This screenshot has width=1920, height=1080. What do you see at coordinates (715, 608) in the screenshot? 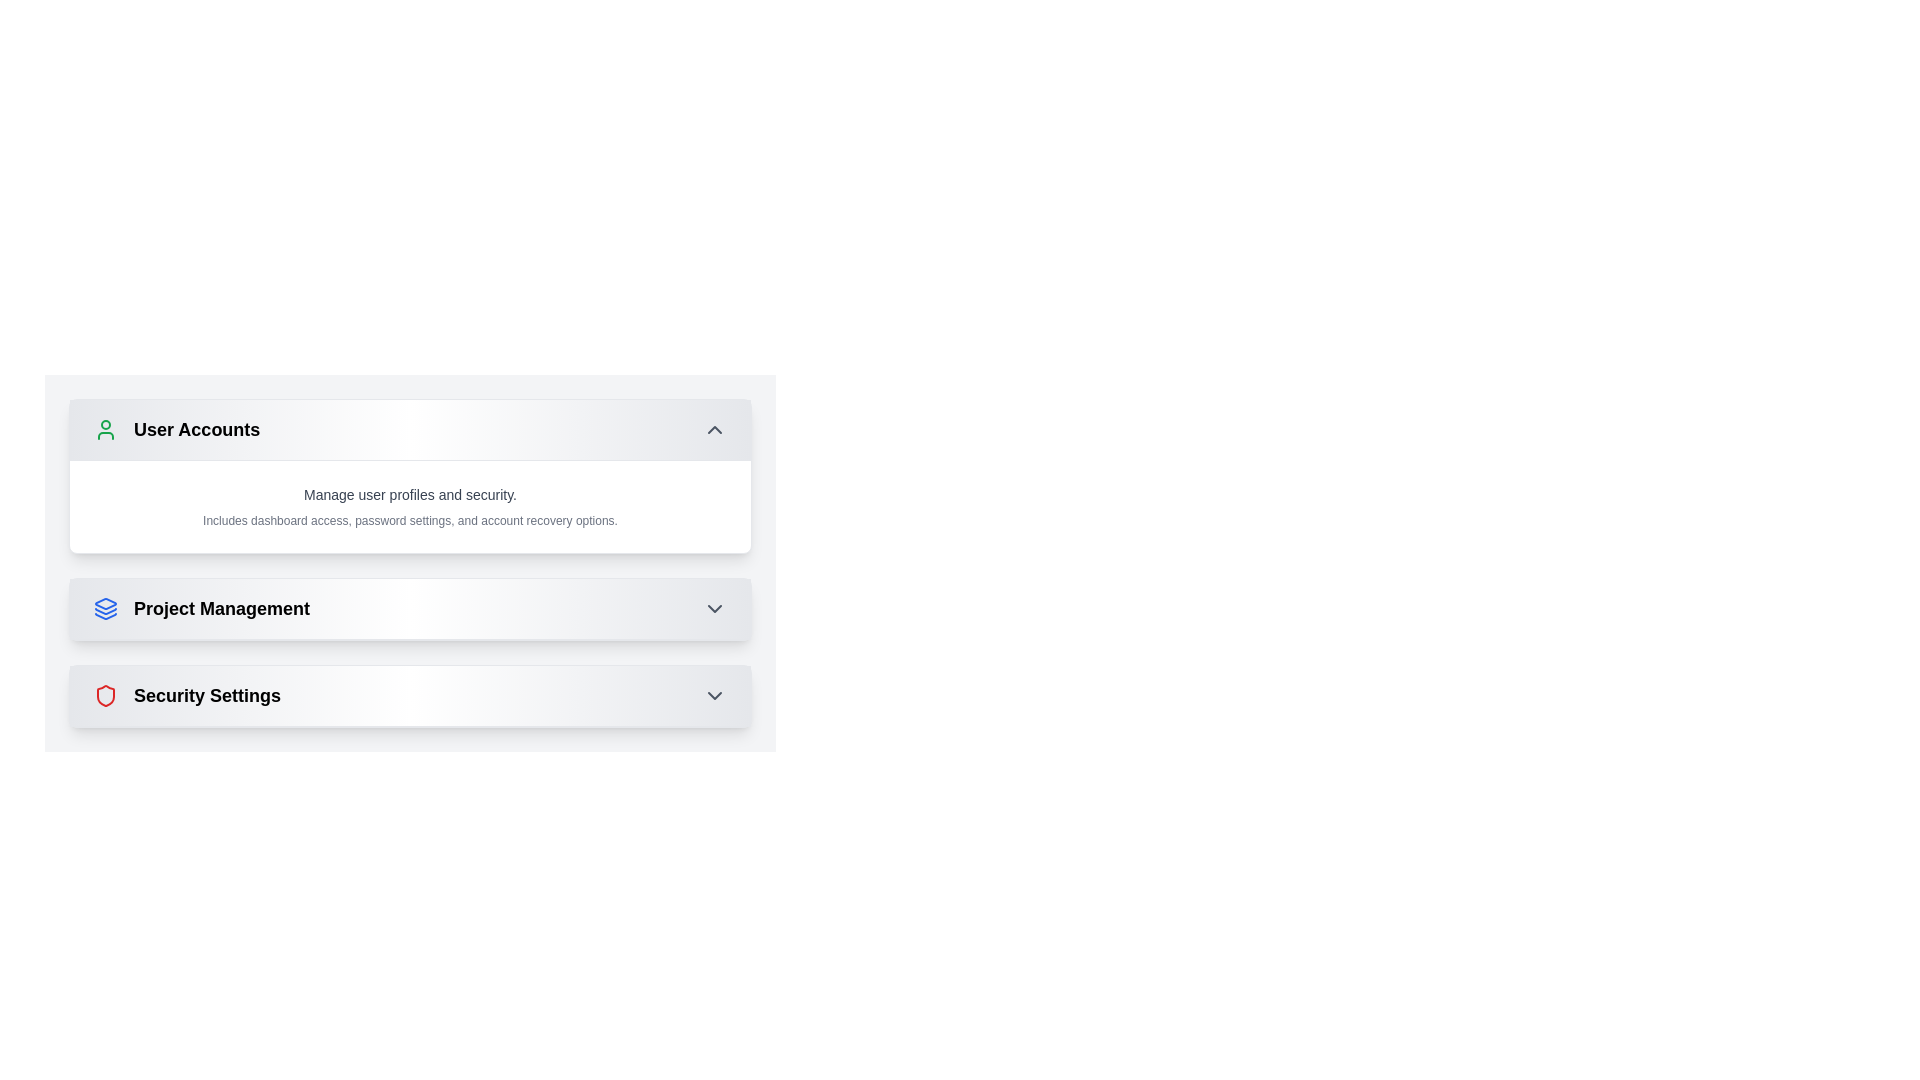
I see `the downward-facing chevron icon in the 'Project Management' section` at bounding box center [715, 608].